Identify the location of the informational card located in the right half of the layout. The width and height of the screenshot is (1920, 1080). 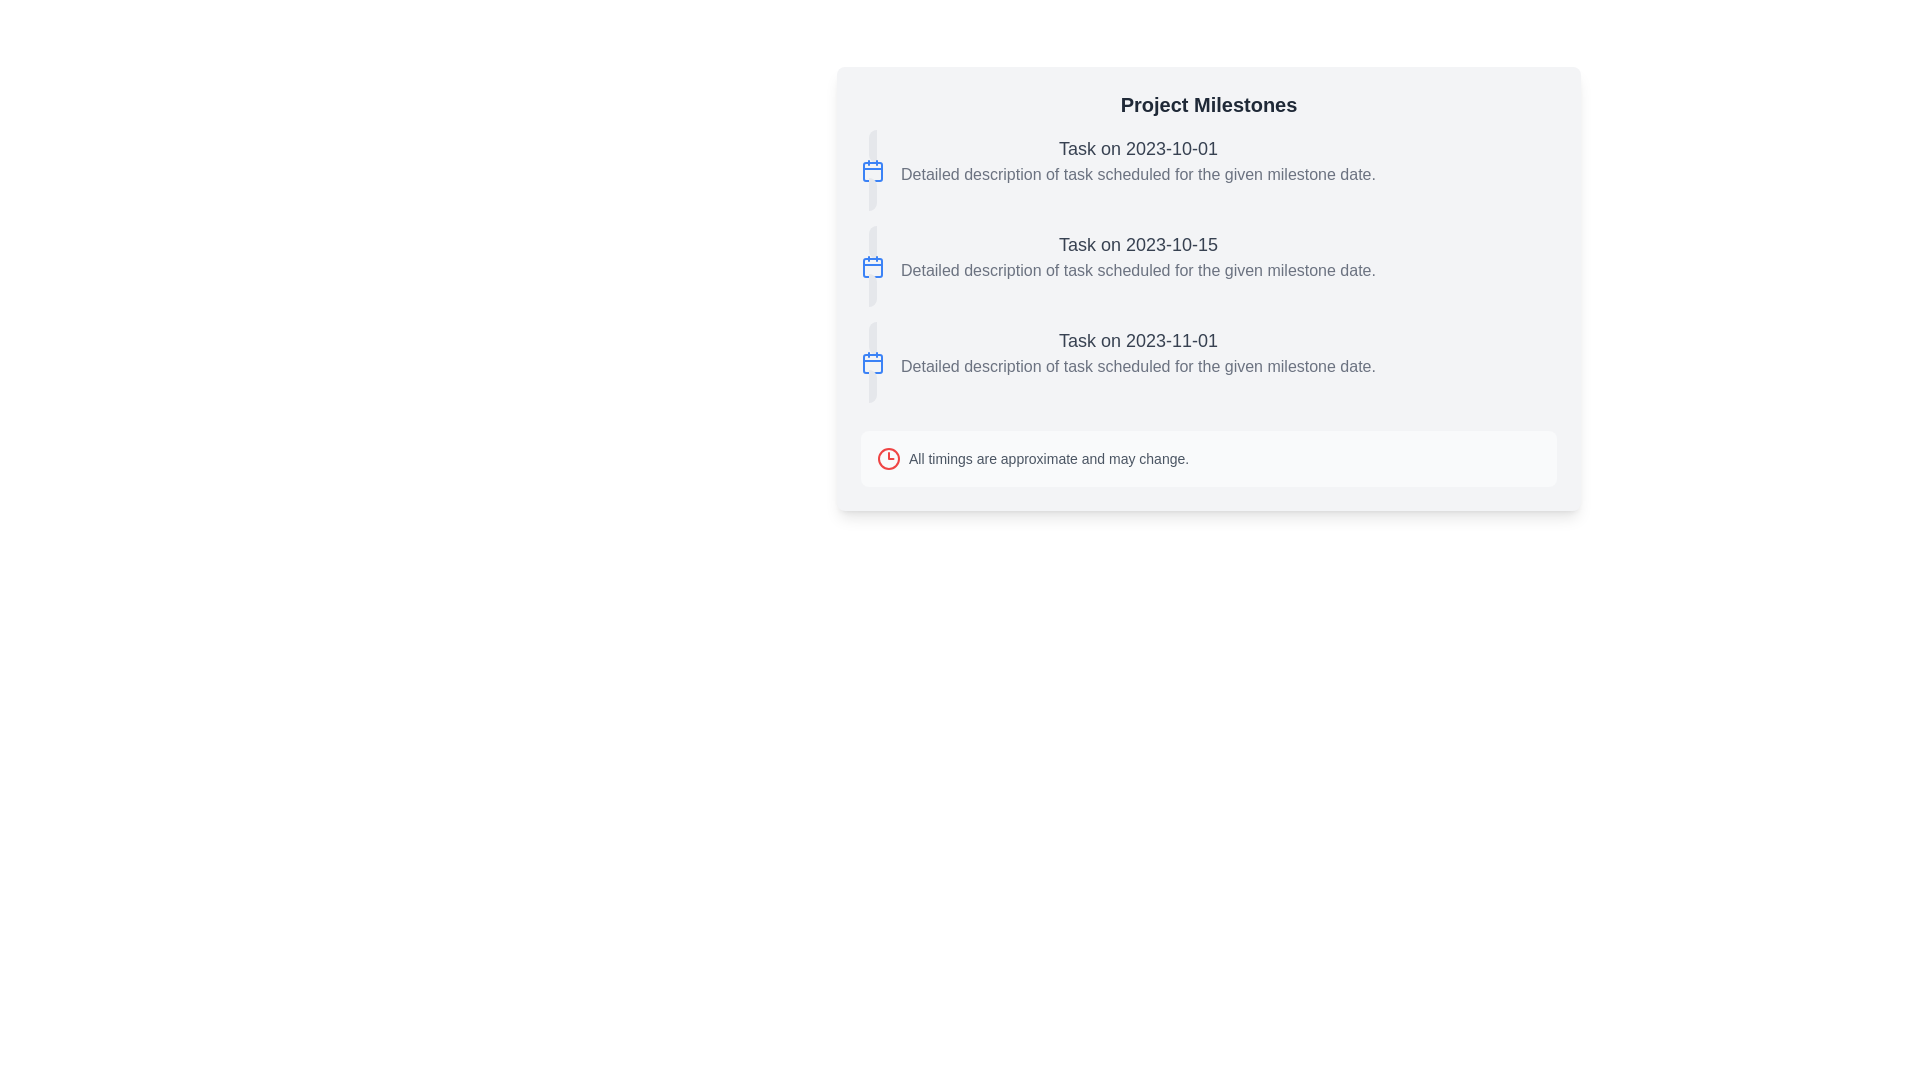
(1208, 312).